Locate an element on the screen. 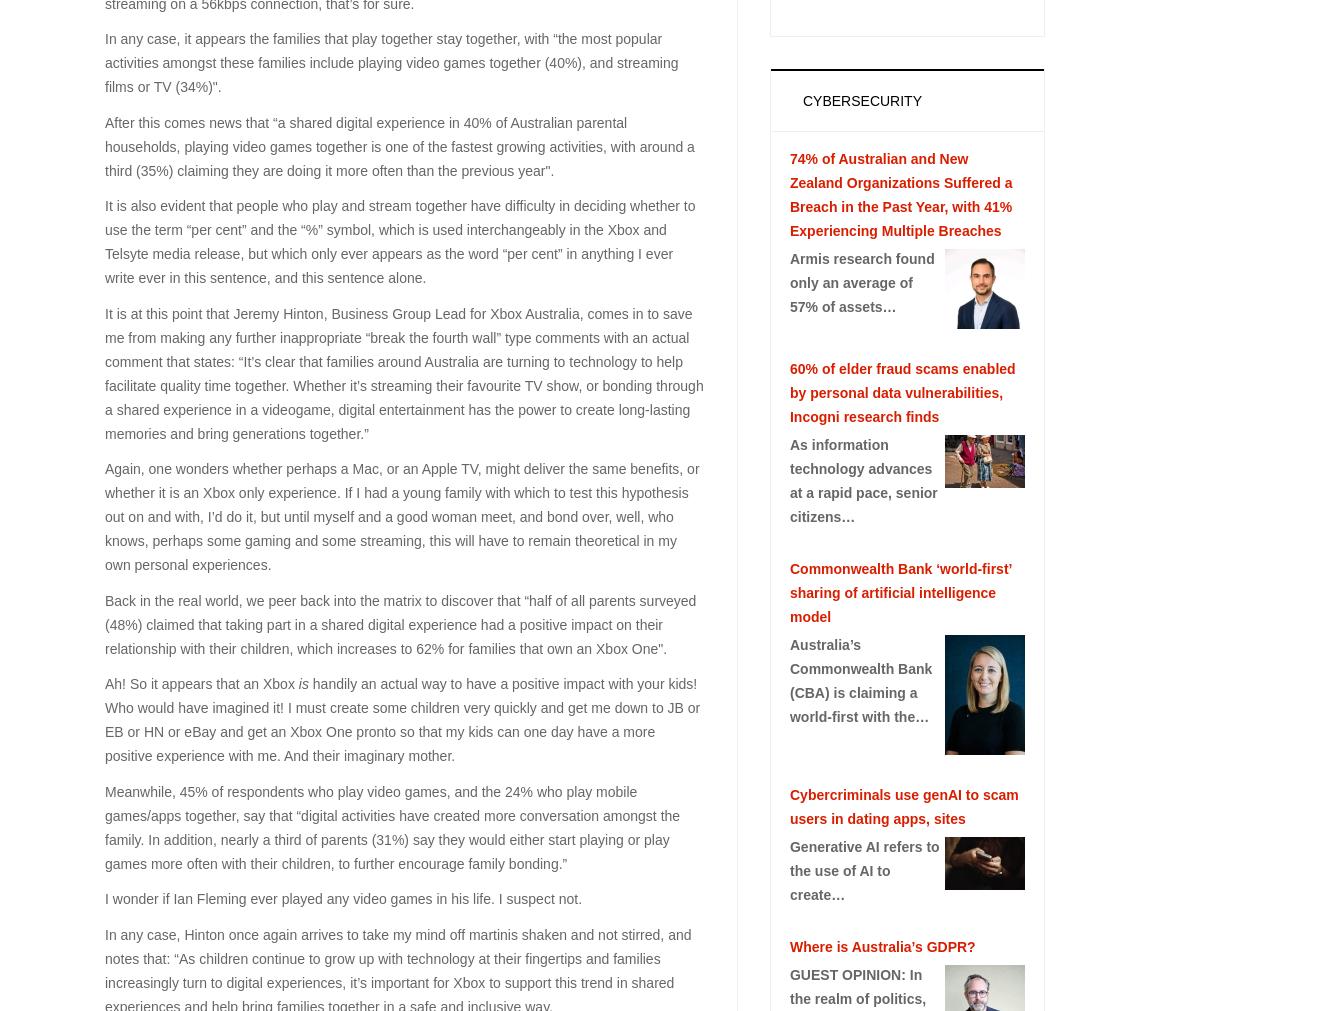 The height and width of the screenshot is (1011, 1335). 'It is at this point that Jeremy Hinton, Business Group Lead for Xbox Australia, comes in to save me from making any further inappropriate “break the fourth wall” type comments with an actual comment that states: “It’s clear that families around Australia are turning to technology to help facilitate quality time together. Whether it’s streaming their favourite TV show, or bonding through a shared experience in a videogame, digital entertainment has the power to create long-lasting memories and bring generations together.”' is located at coordinates (104, 371).